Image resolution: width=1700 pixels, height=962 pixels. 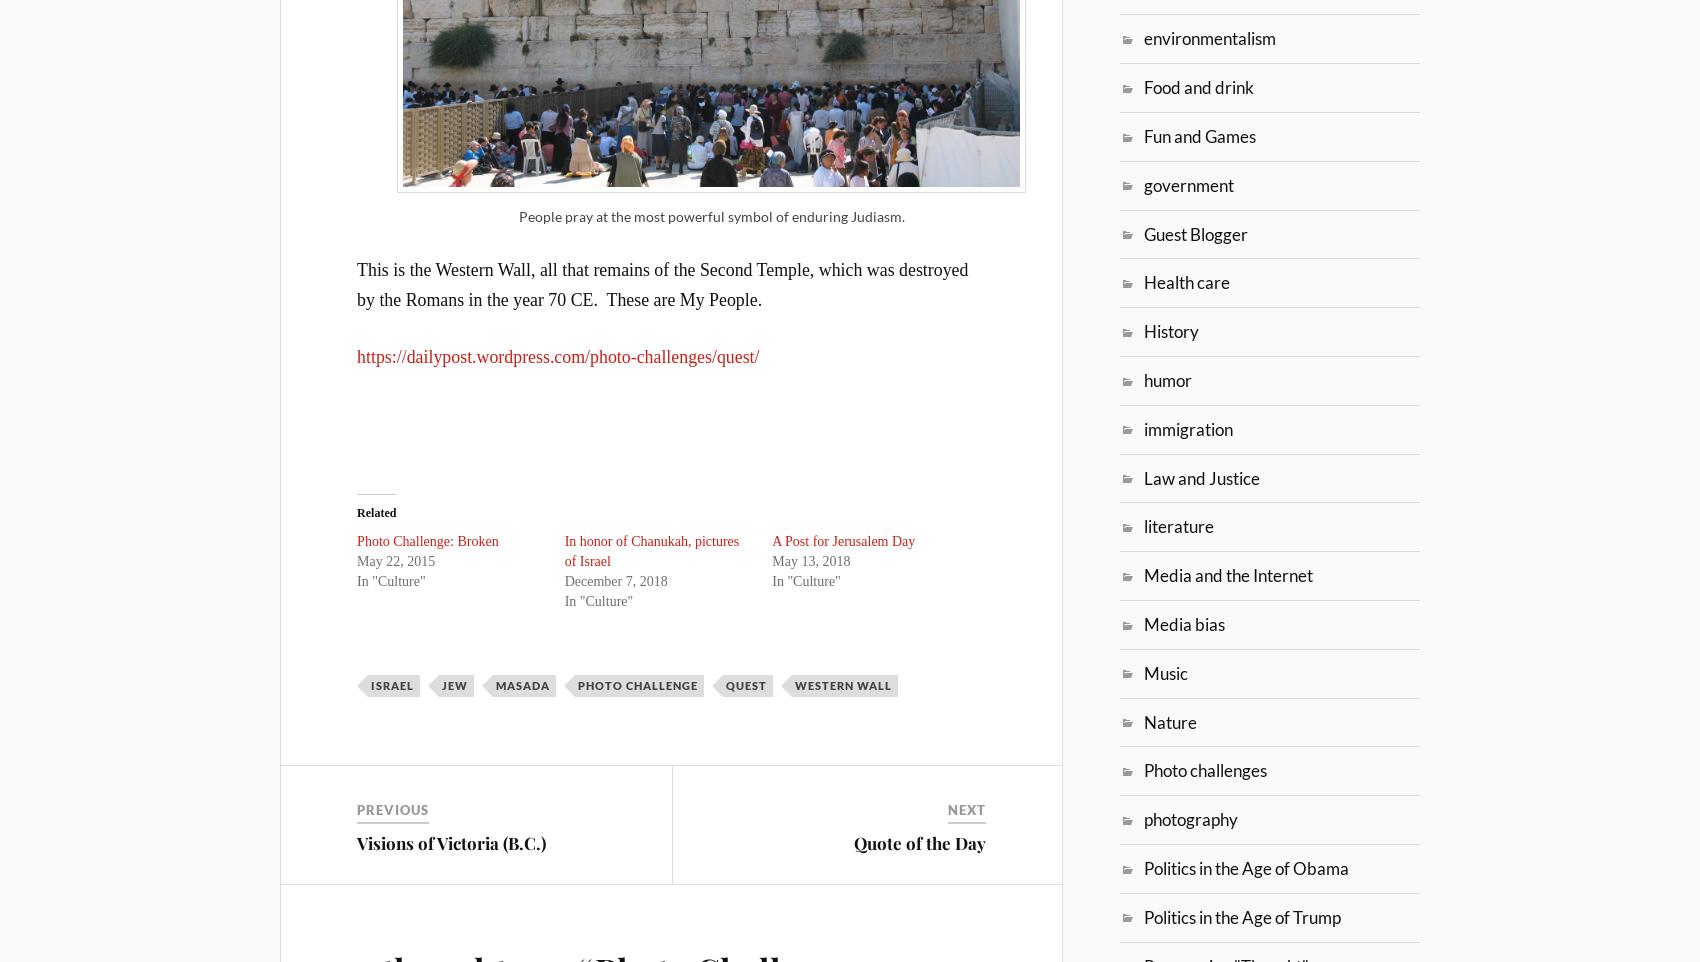 I want to click on 'People pray at the most powerful symbol of enduring Judiasm.', so click(x=710, y=214).